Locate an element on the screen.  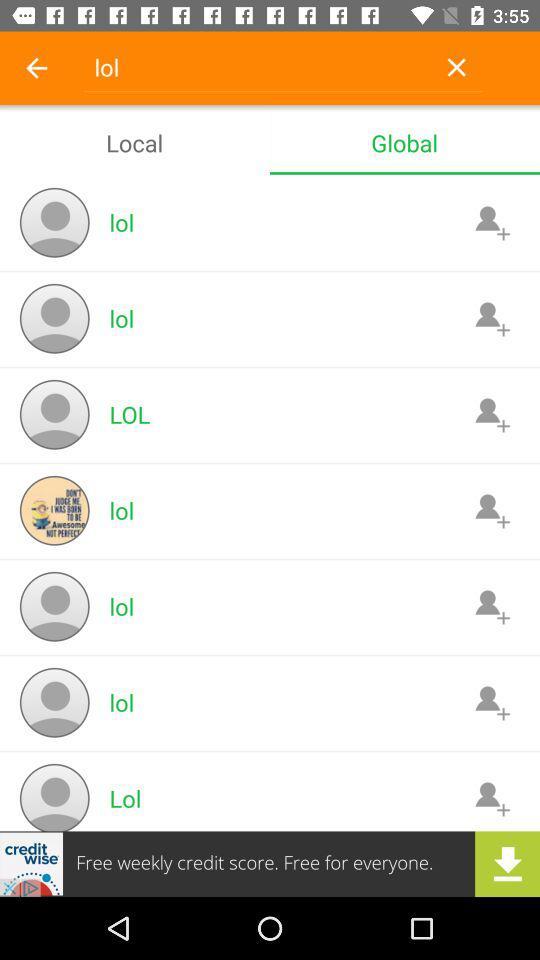
to contact is located at coordinates (491, 798).